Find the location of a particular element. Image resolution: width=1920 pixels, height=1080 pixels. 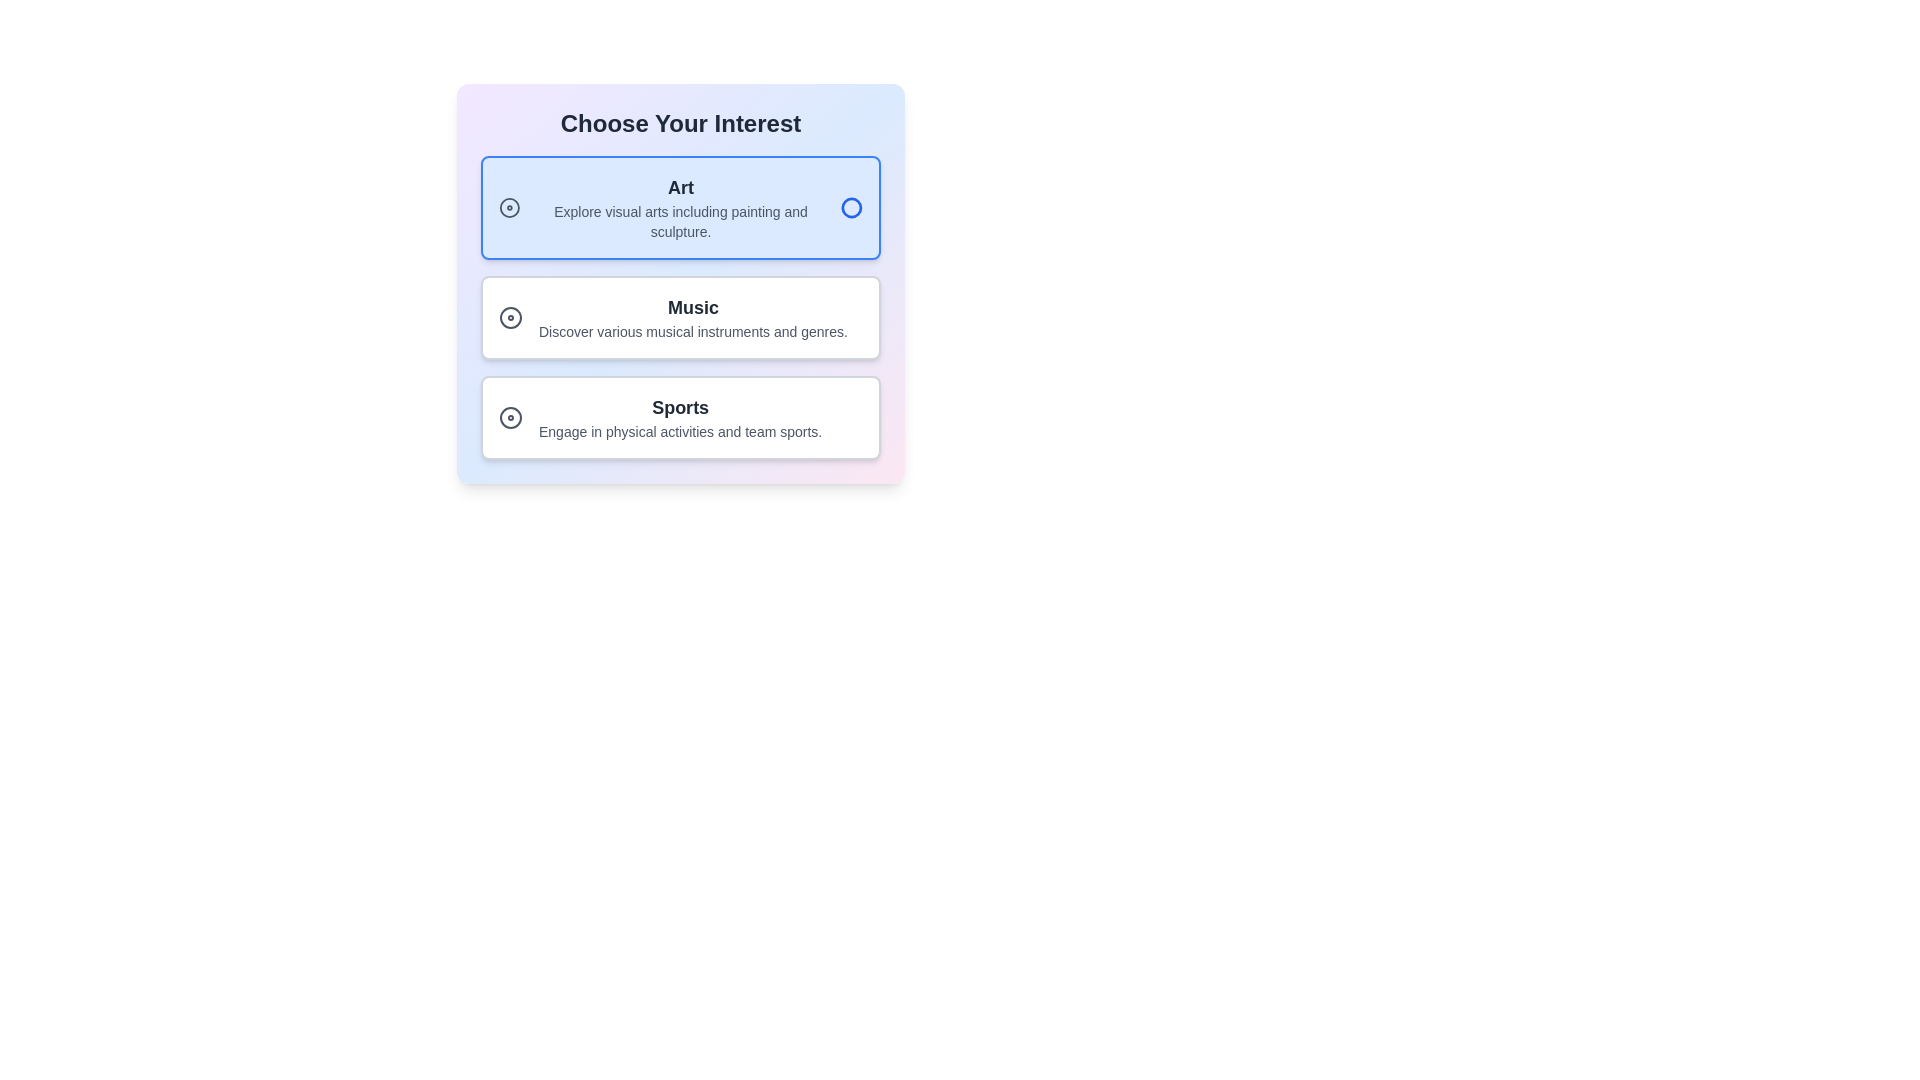

the 'Sports' text label, which is styled in bold, large dark gray font and positioned as a header above a descriptive sentence in a card section is located at coordinates (680, 407).